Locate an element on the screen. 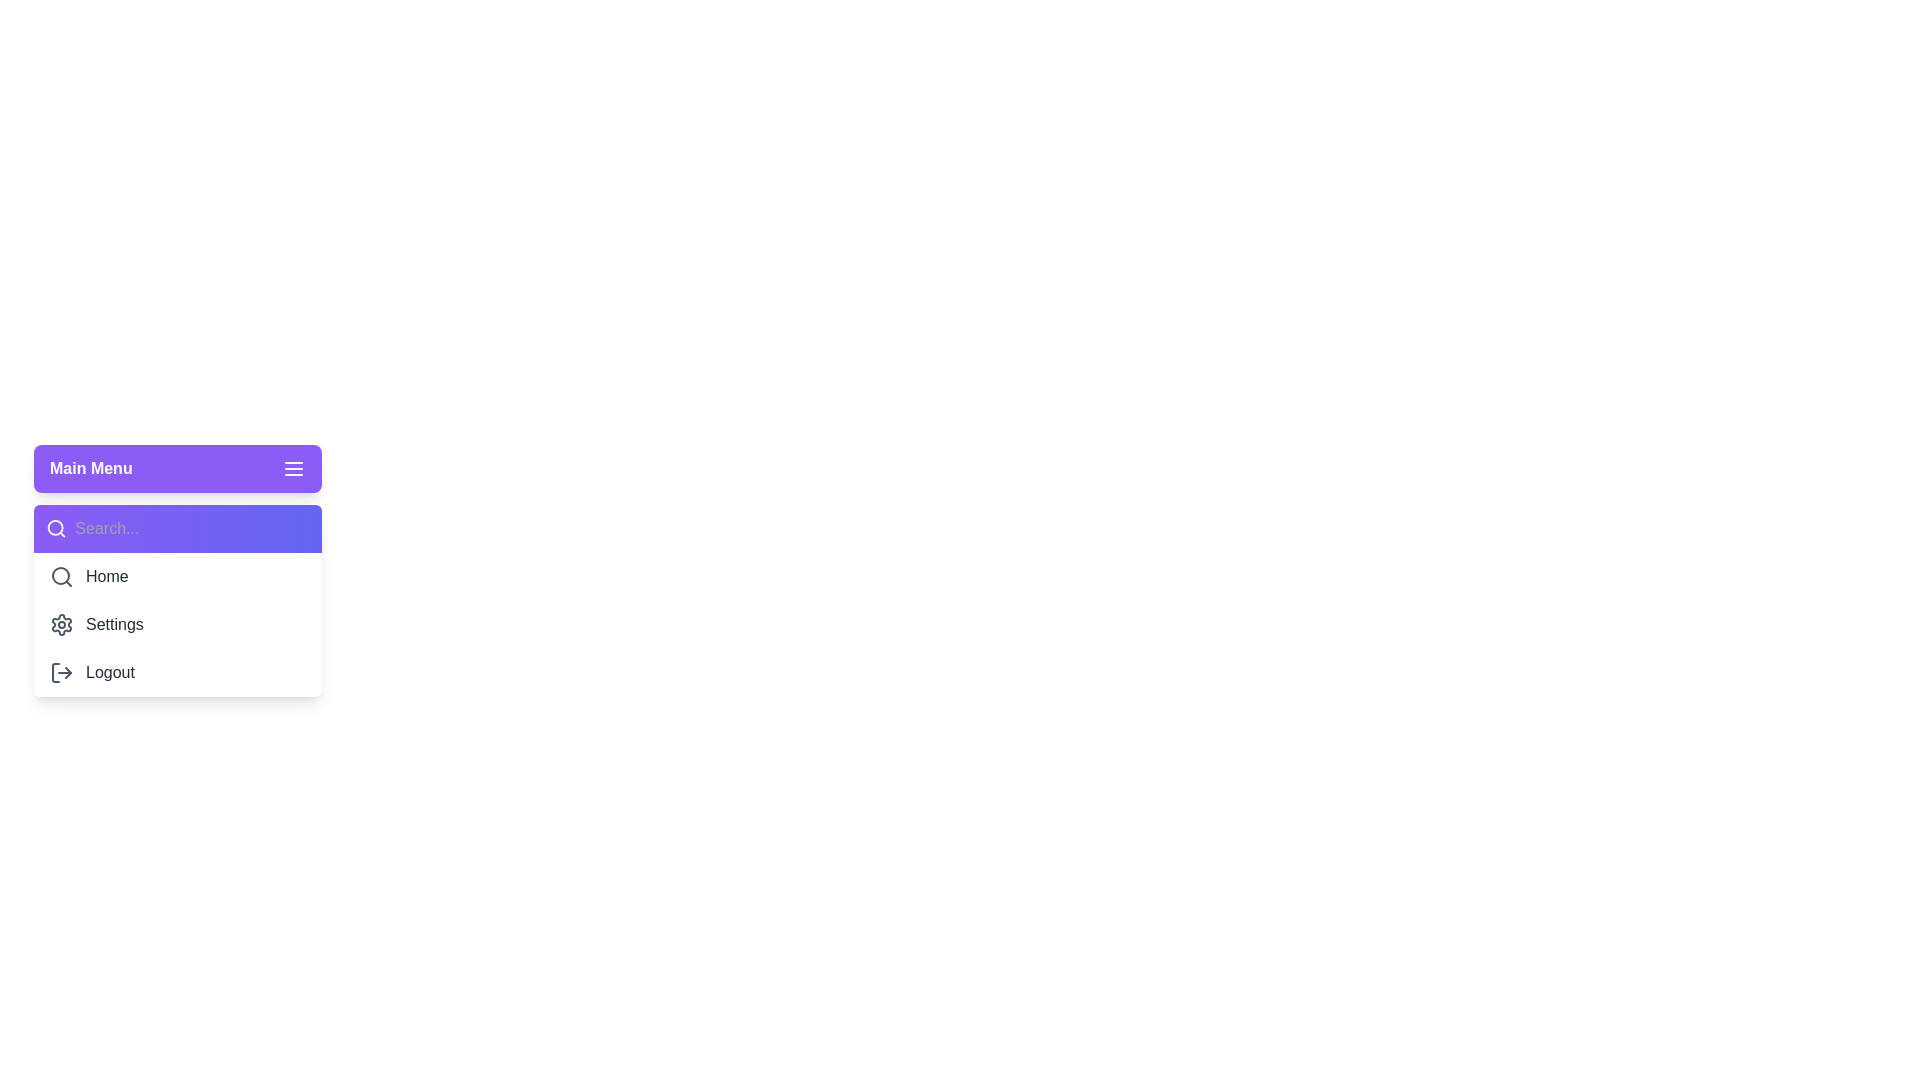 This screenshot has height=1080, width=1920. the 'Settings' menu item to navigate to the Settings section is located at coordinates (177, 623).